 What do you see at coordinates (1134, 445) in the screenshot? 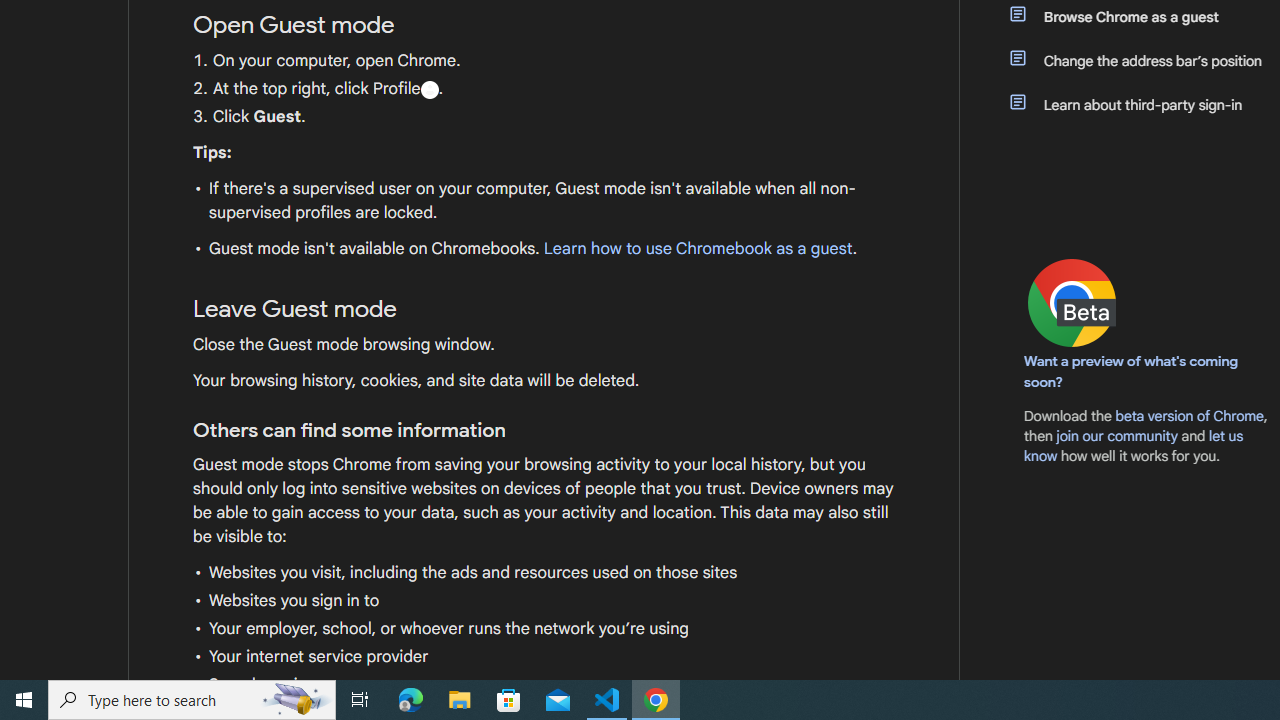
I see `'let us know'` at bounding box center [1134, 445].